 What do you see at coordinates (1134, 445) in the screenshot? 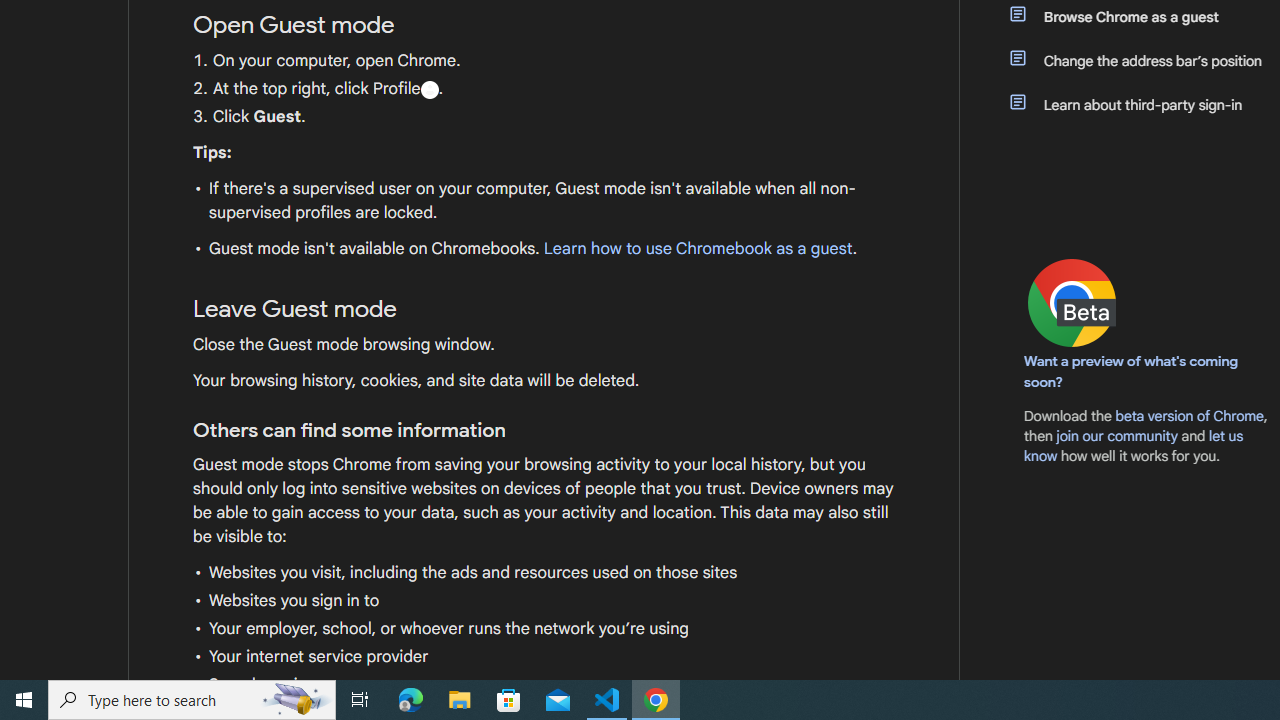
I see `'let us know'` at bounding box center [1134, 445].